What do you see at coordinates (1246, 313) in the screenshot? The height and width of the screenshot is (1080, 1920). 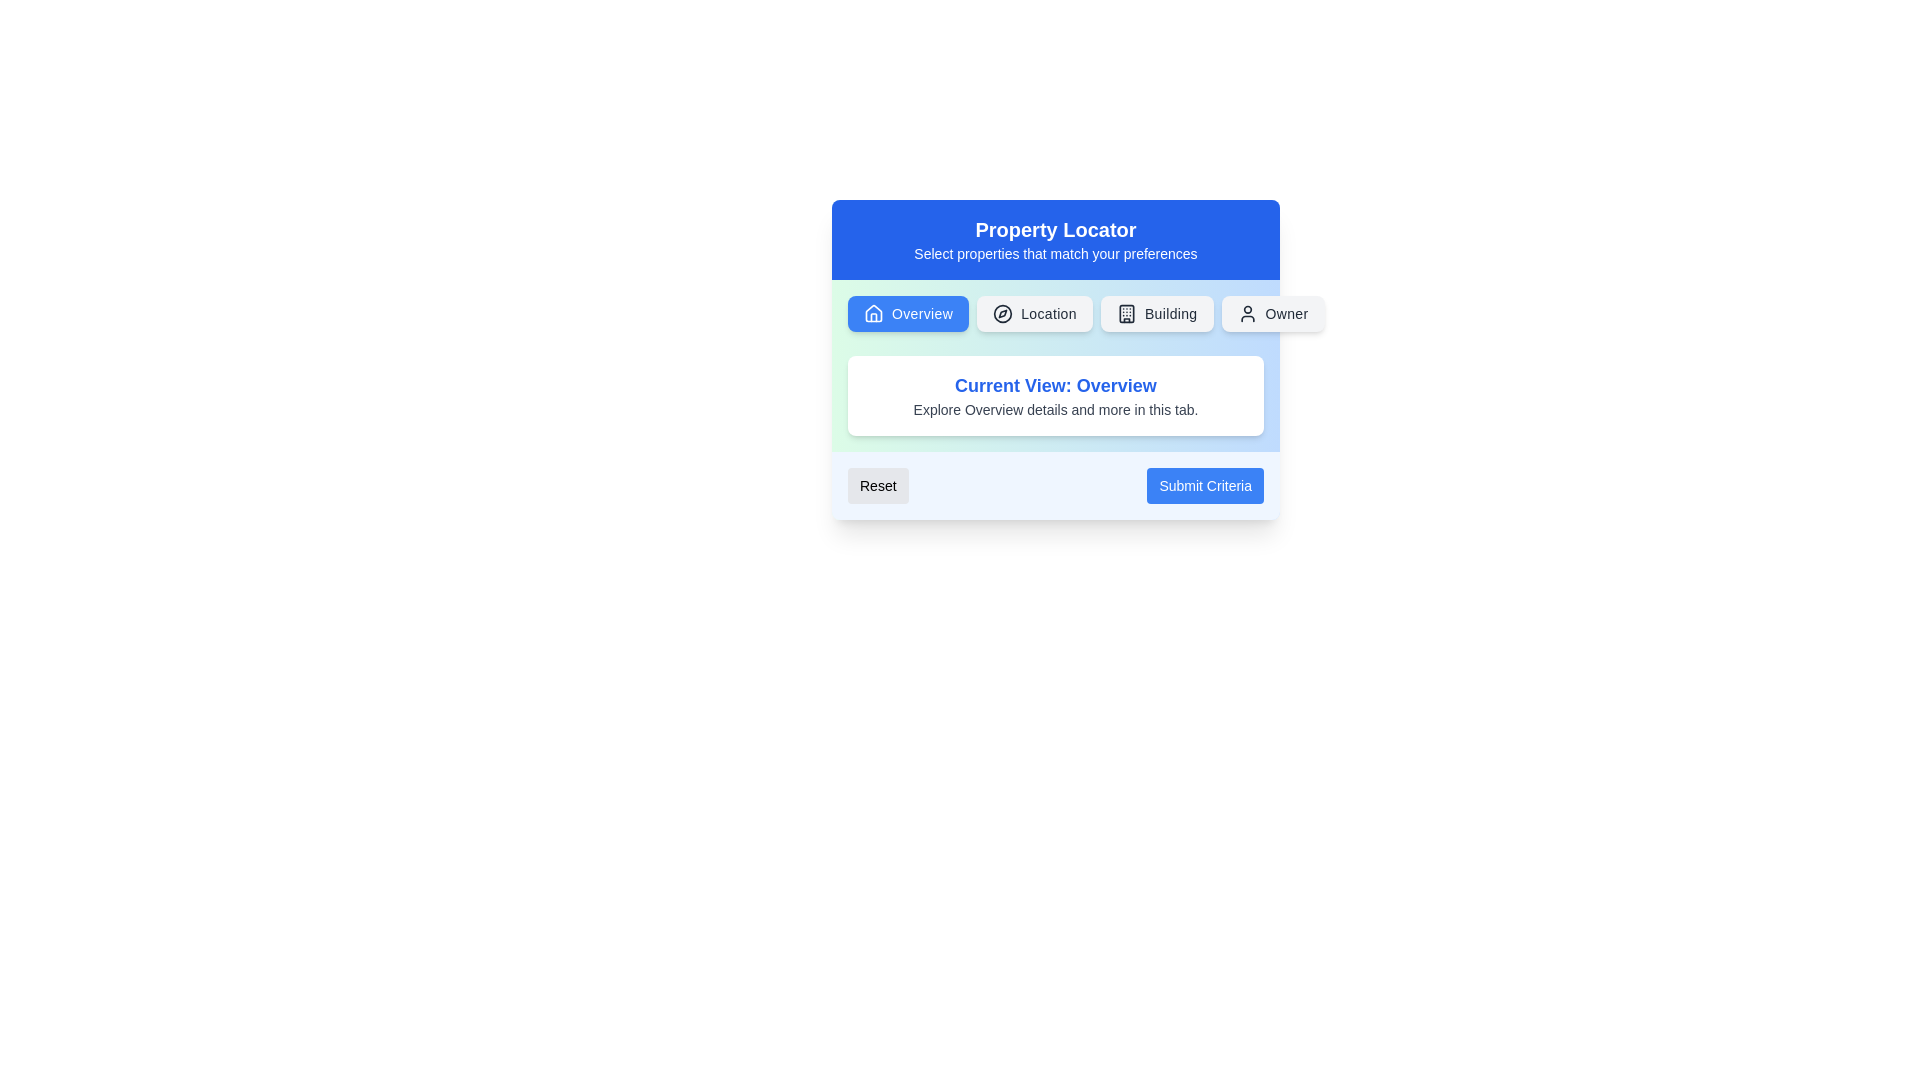 I see `the icon located to the left of the 'Owner' button, which visually represents the context of the button and helps users quickly identify its purpose` at bounding box center [1246, 313].